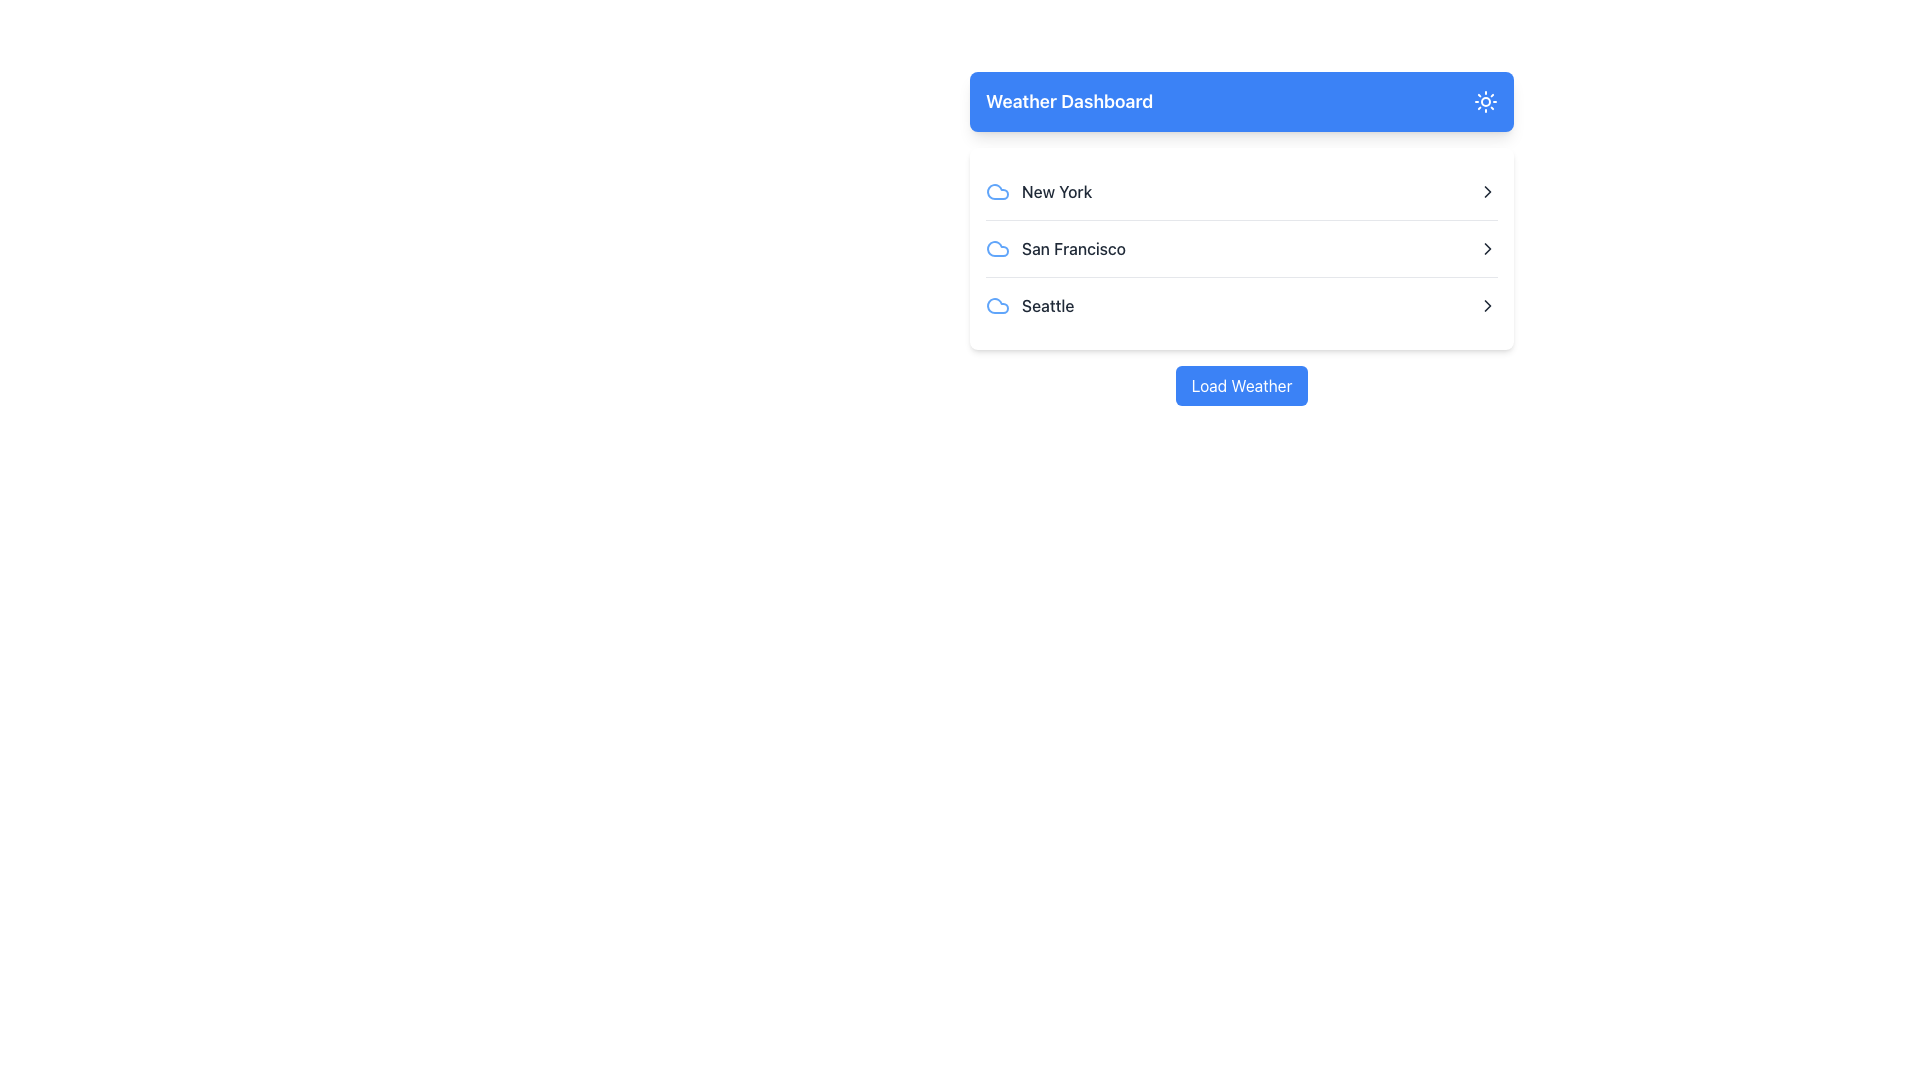  I want to click on the city selection item represented by the Text with Icon, so click(1055, 248).